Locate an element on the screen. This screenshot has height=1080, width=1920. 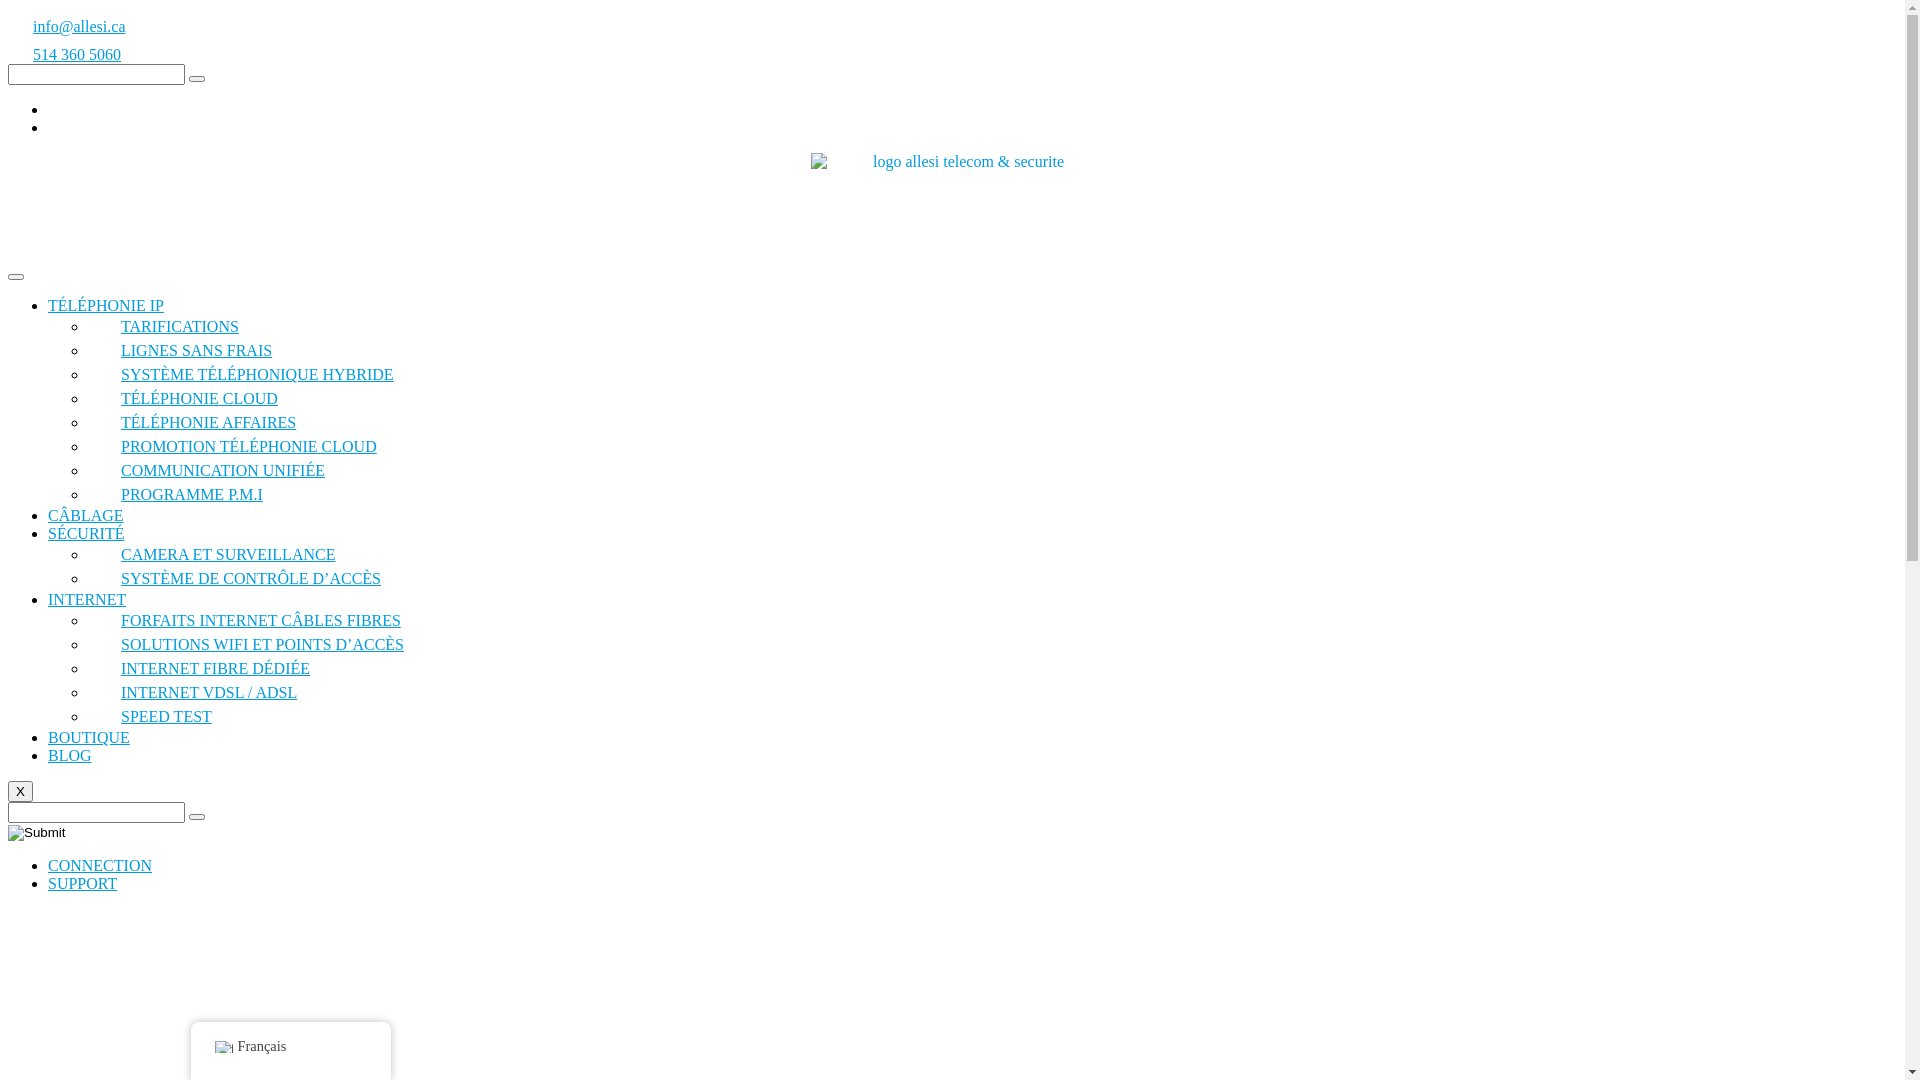
'CONNECTION' is located at coordinates (48, 864).